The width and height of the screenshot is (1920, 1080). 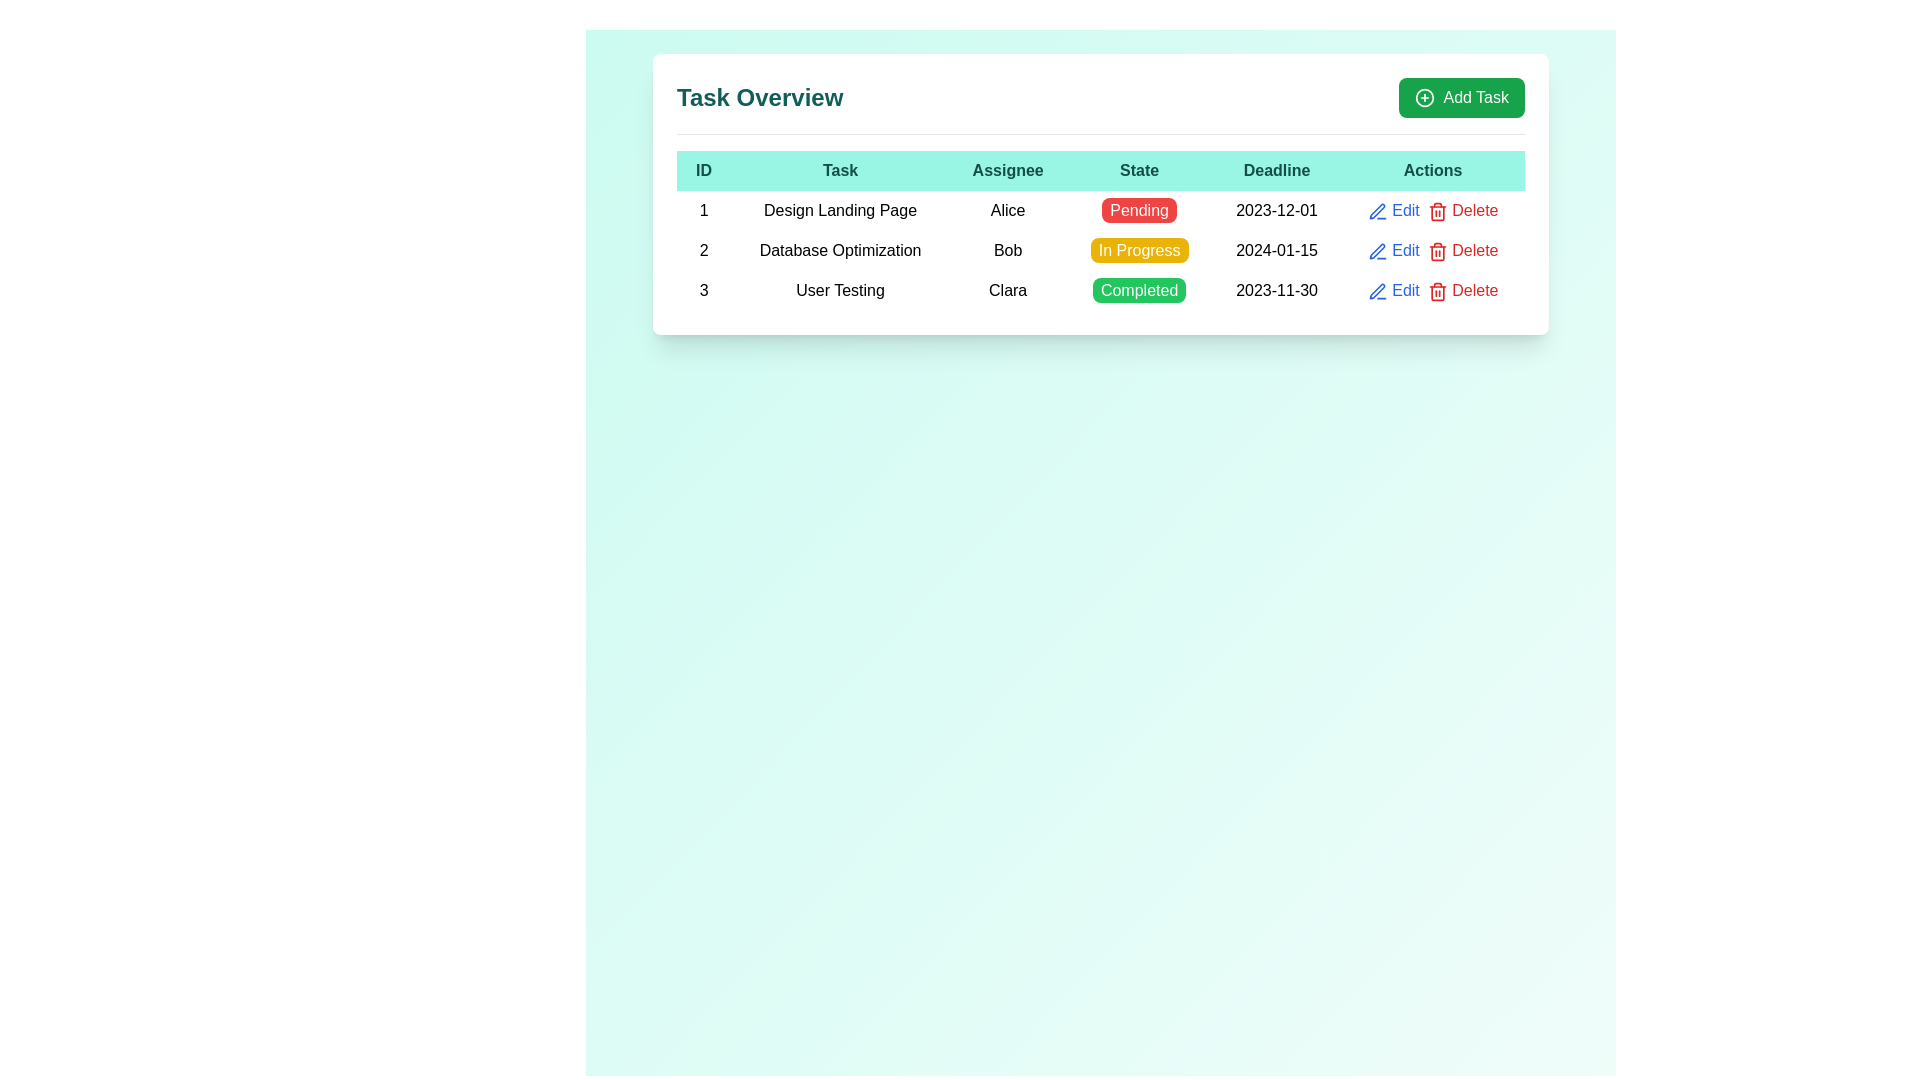 I want to click on the 'Edit' icon, so click(x=1376, y=250).